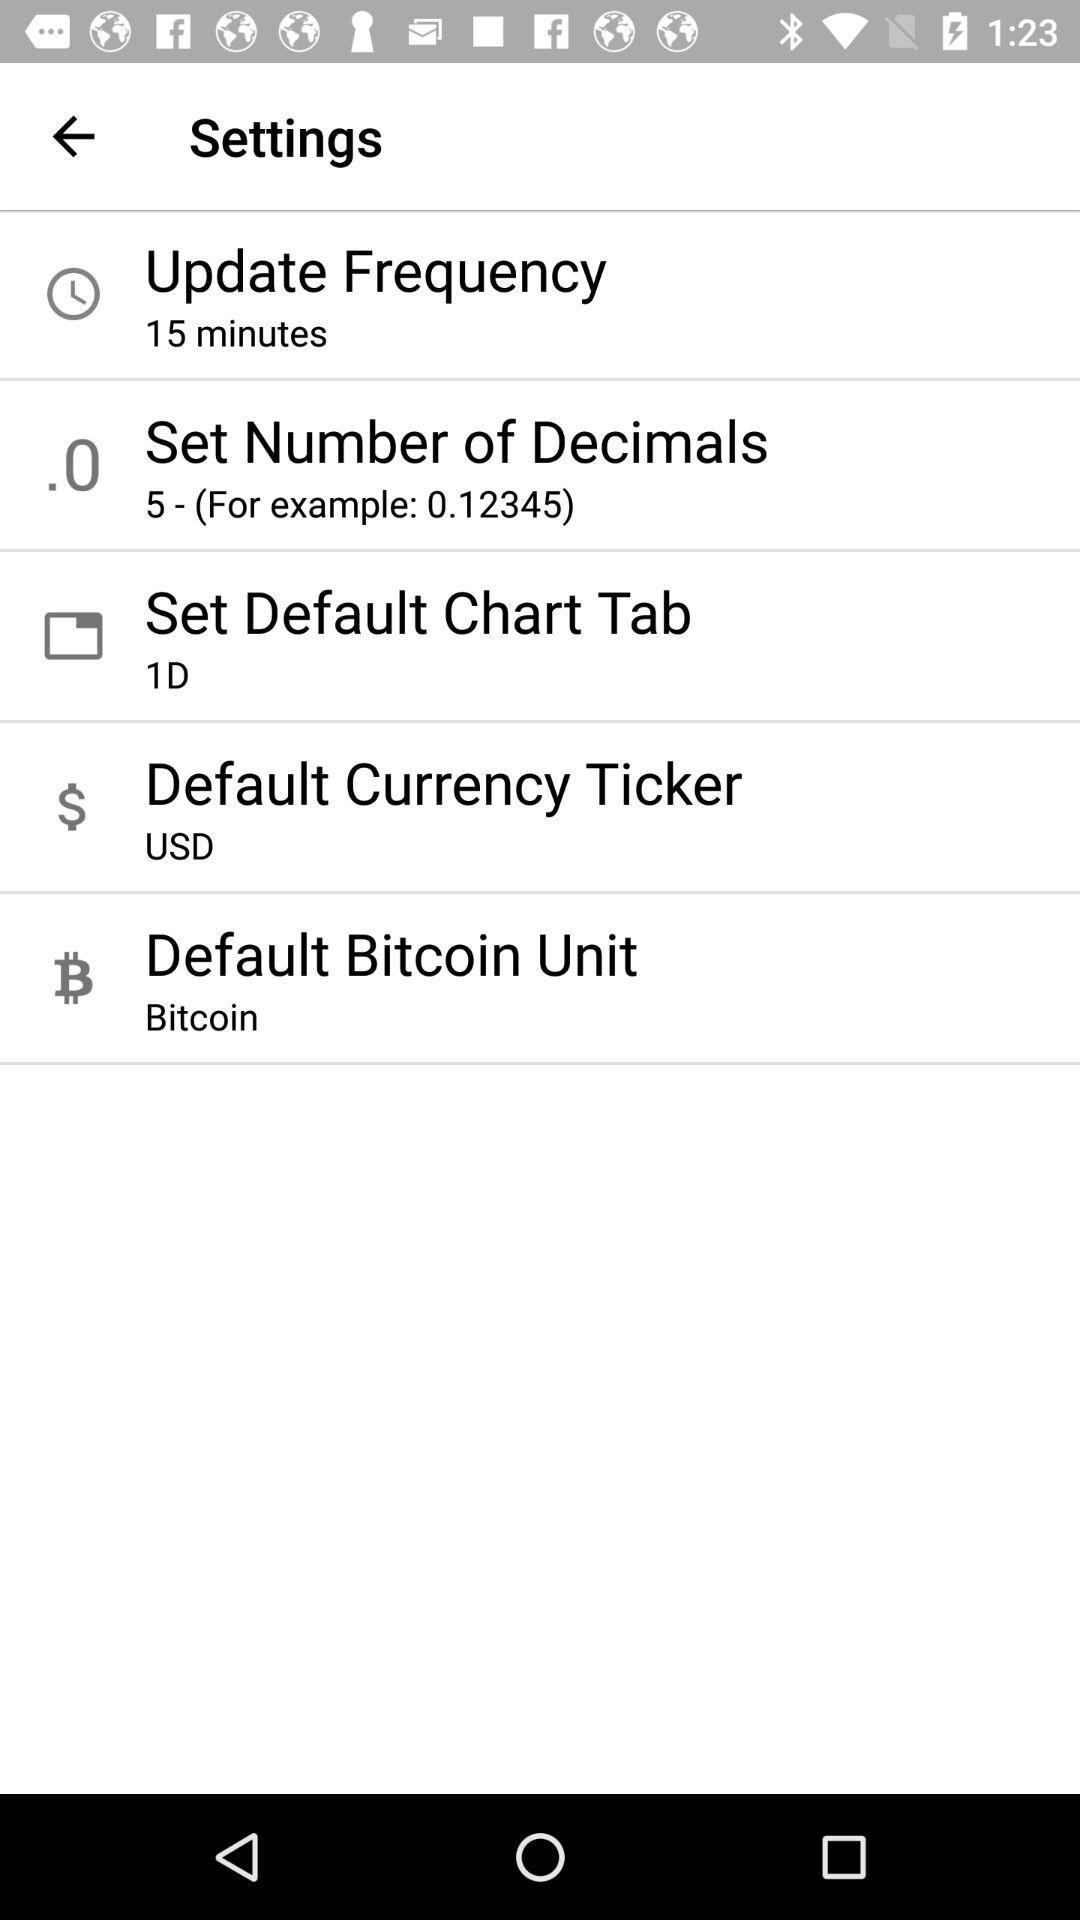 The height and width of the screenshot is (1920, 1080). I want to click on icon to the left of the settings item, so click(72, 135).